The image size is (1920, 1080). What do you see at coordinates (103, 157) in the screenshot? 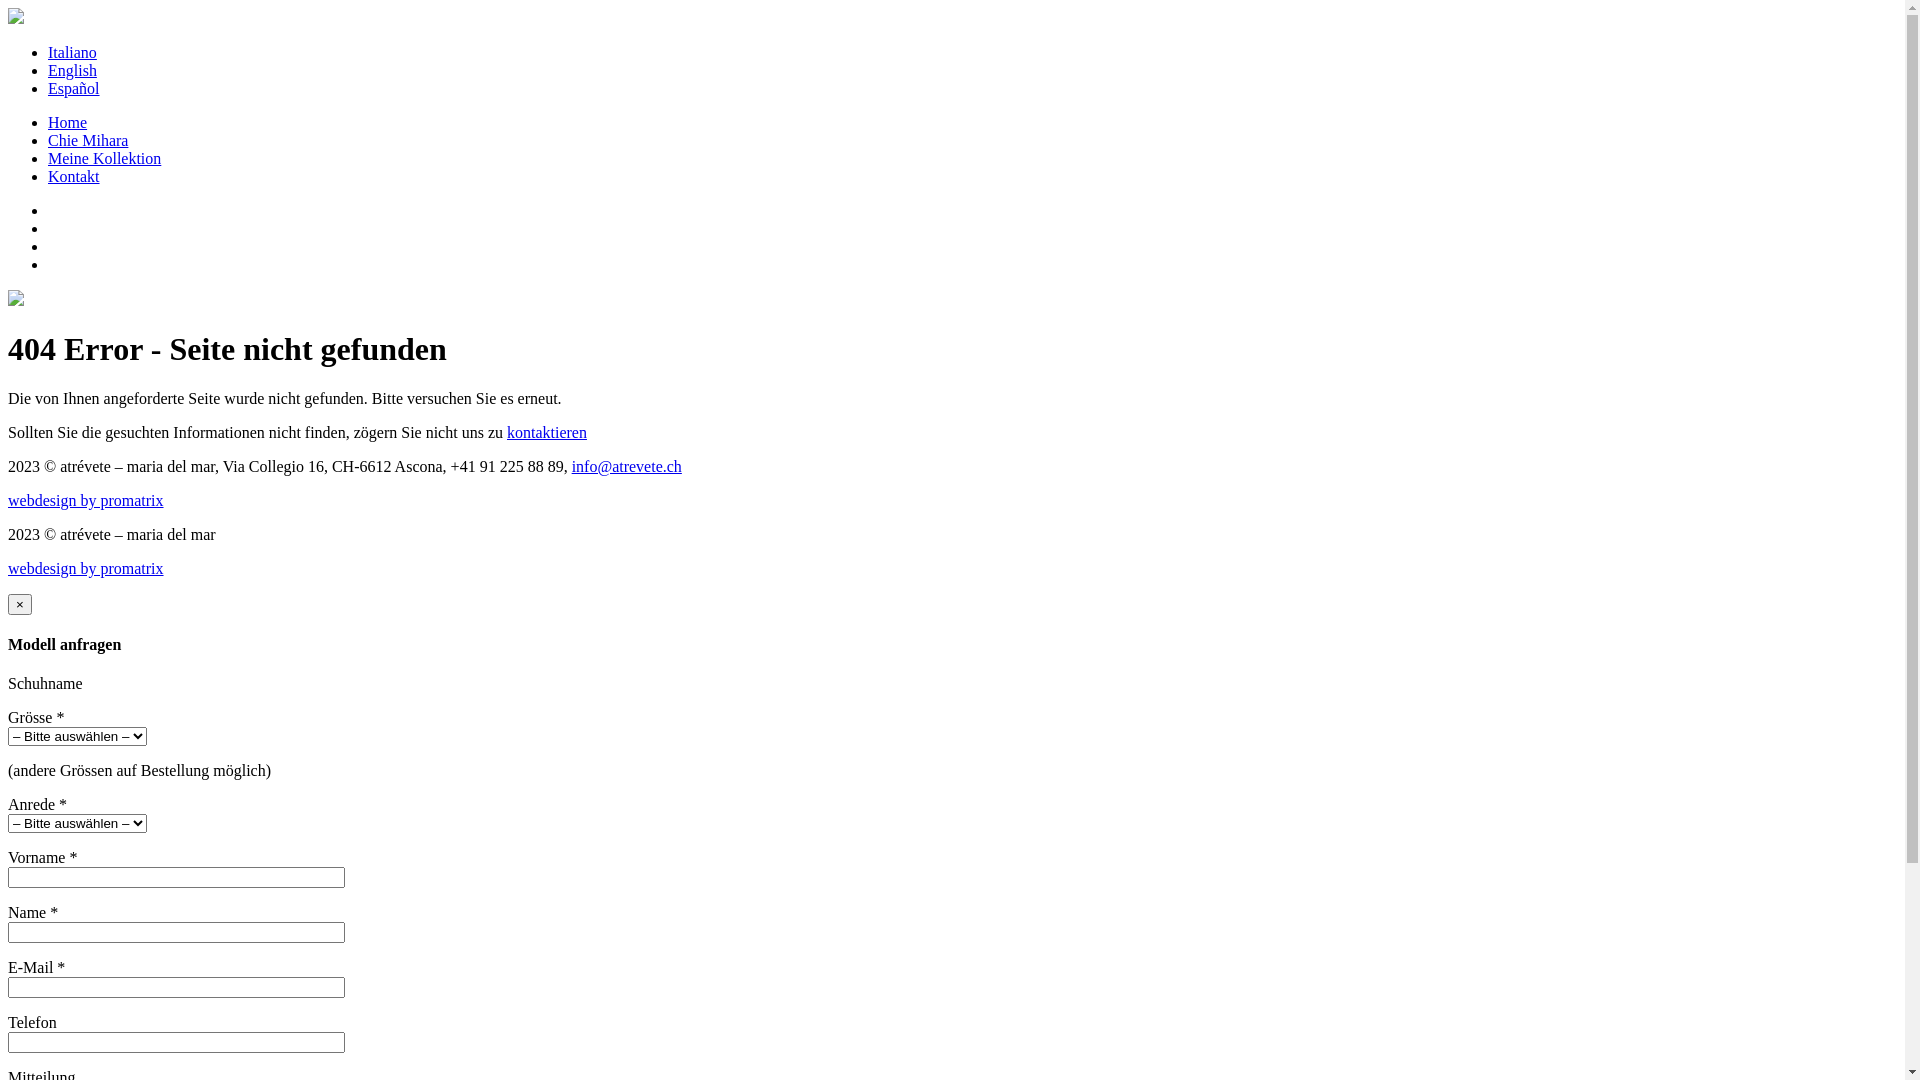
I see `'Meine Kollektion'` at bounding box center [103, 157].